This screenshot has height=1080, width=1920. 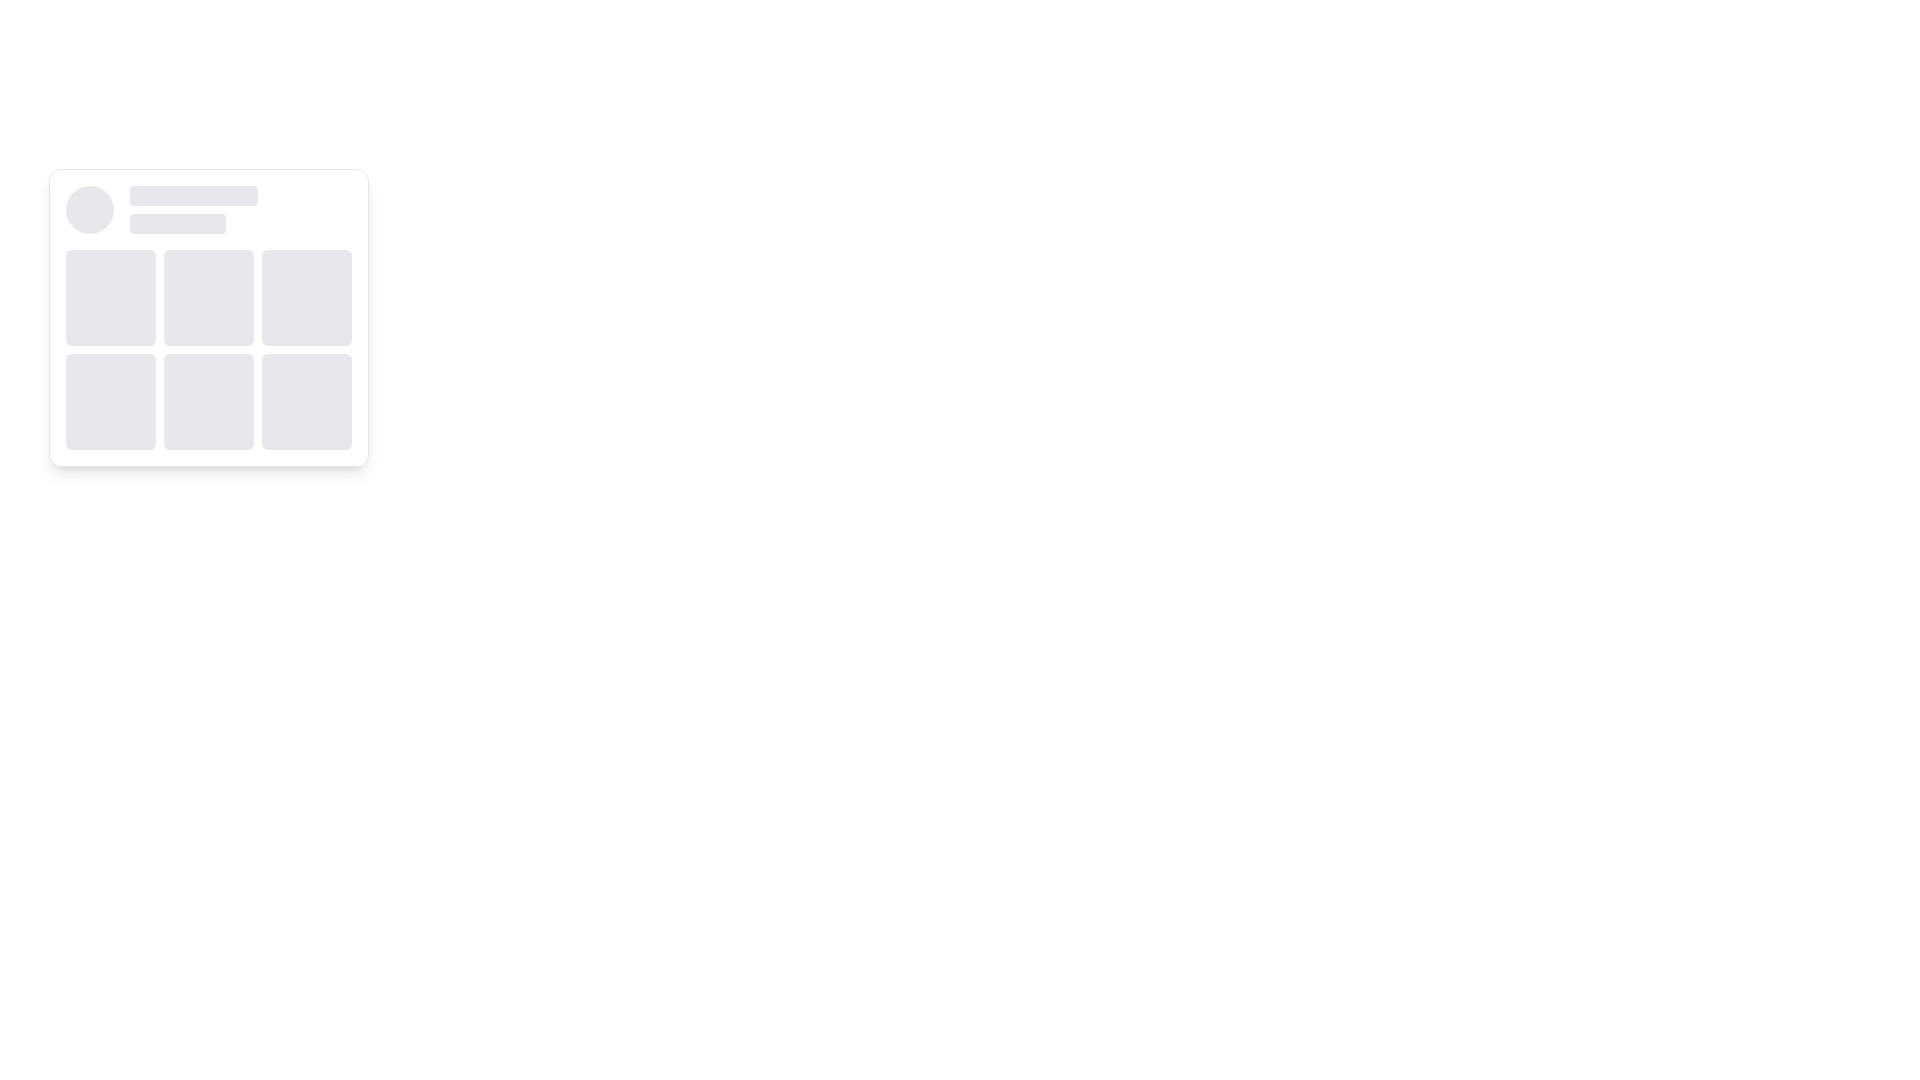 What do you see at coordinates (306, 401) in the screenshot?
I see `the light gray rectangular Placeholder block located in the last cell of a 3x2 grid layout, specifically in the third column of the second row` at bounding box center [306, 401].